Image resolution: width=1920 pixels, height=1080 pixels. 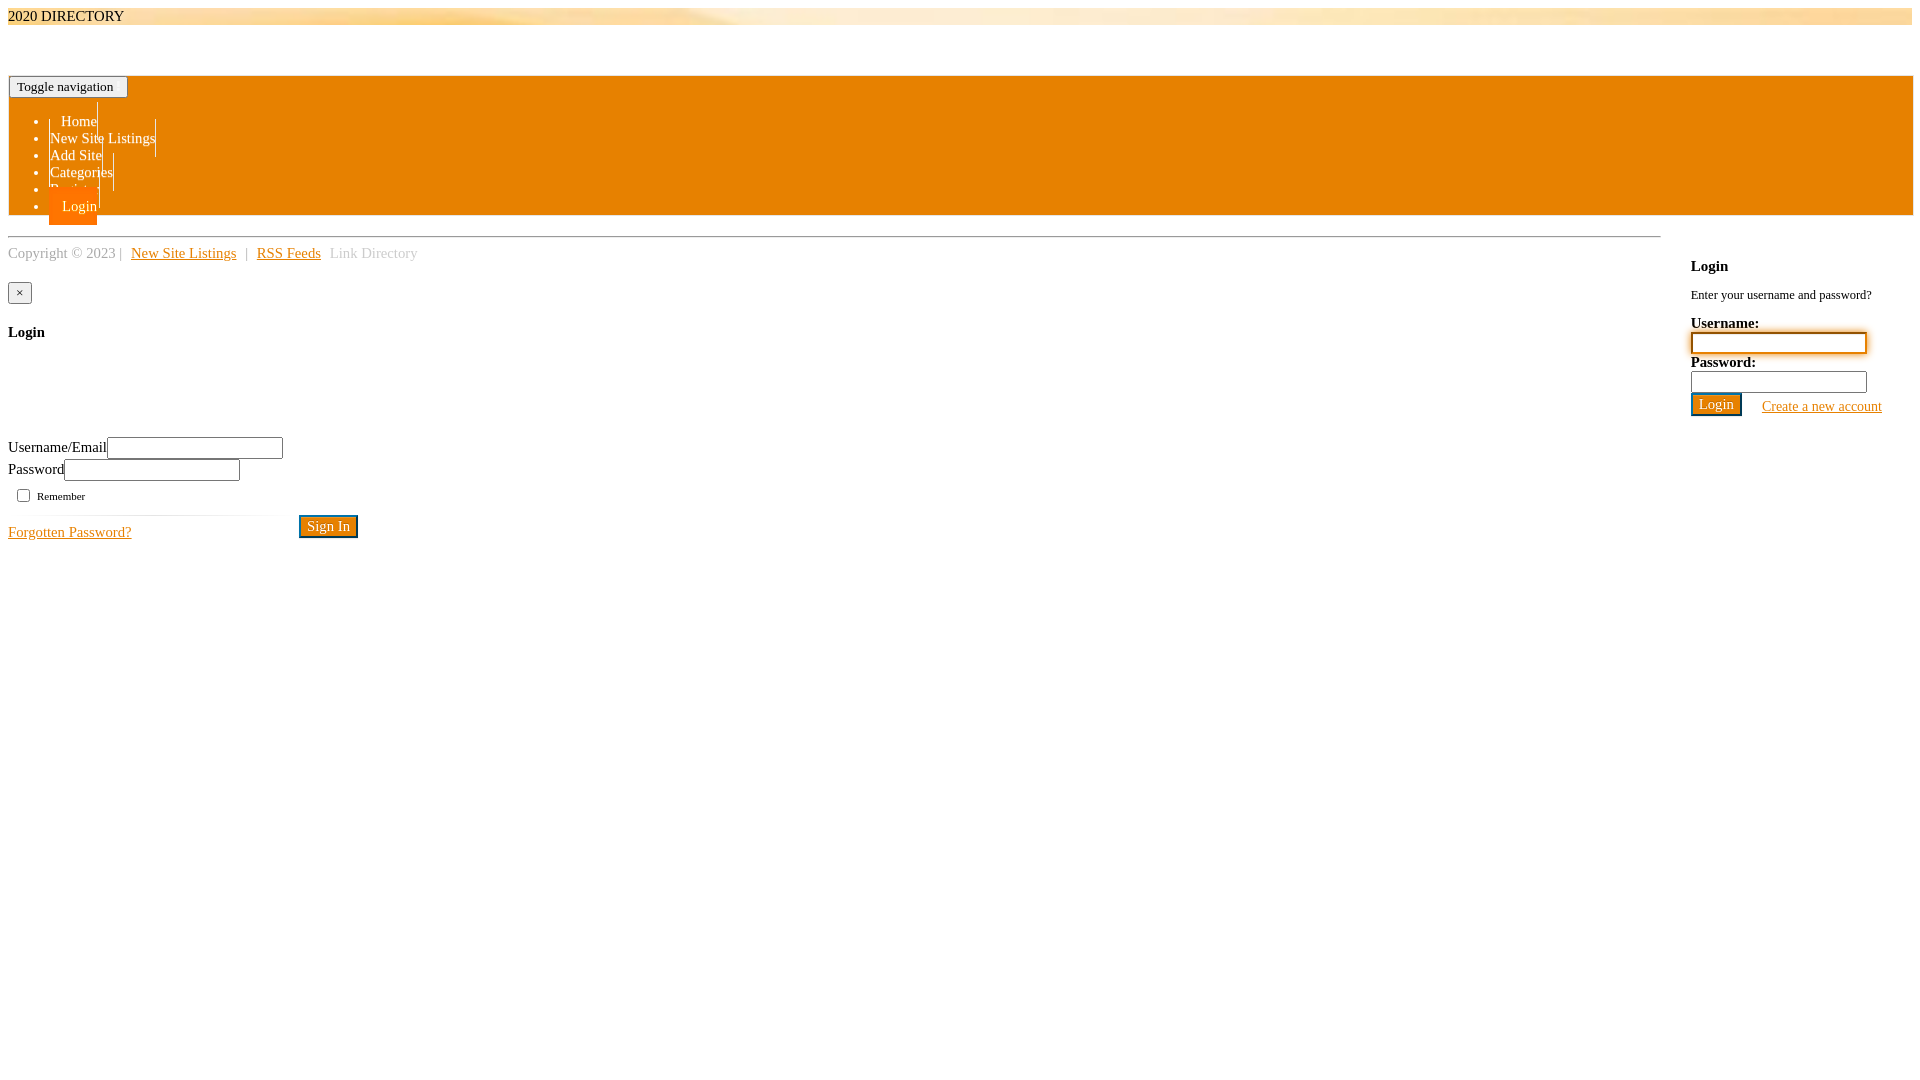 I want to click on 'New Site Listings', so click(x=183, y=252).